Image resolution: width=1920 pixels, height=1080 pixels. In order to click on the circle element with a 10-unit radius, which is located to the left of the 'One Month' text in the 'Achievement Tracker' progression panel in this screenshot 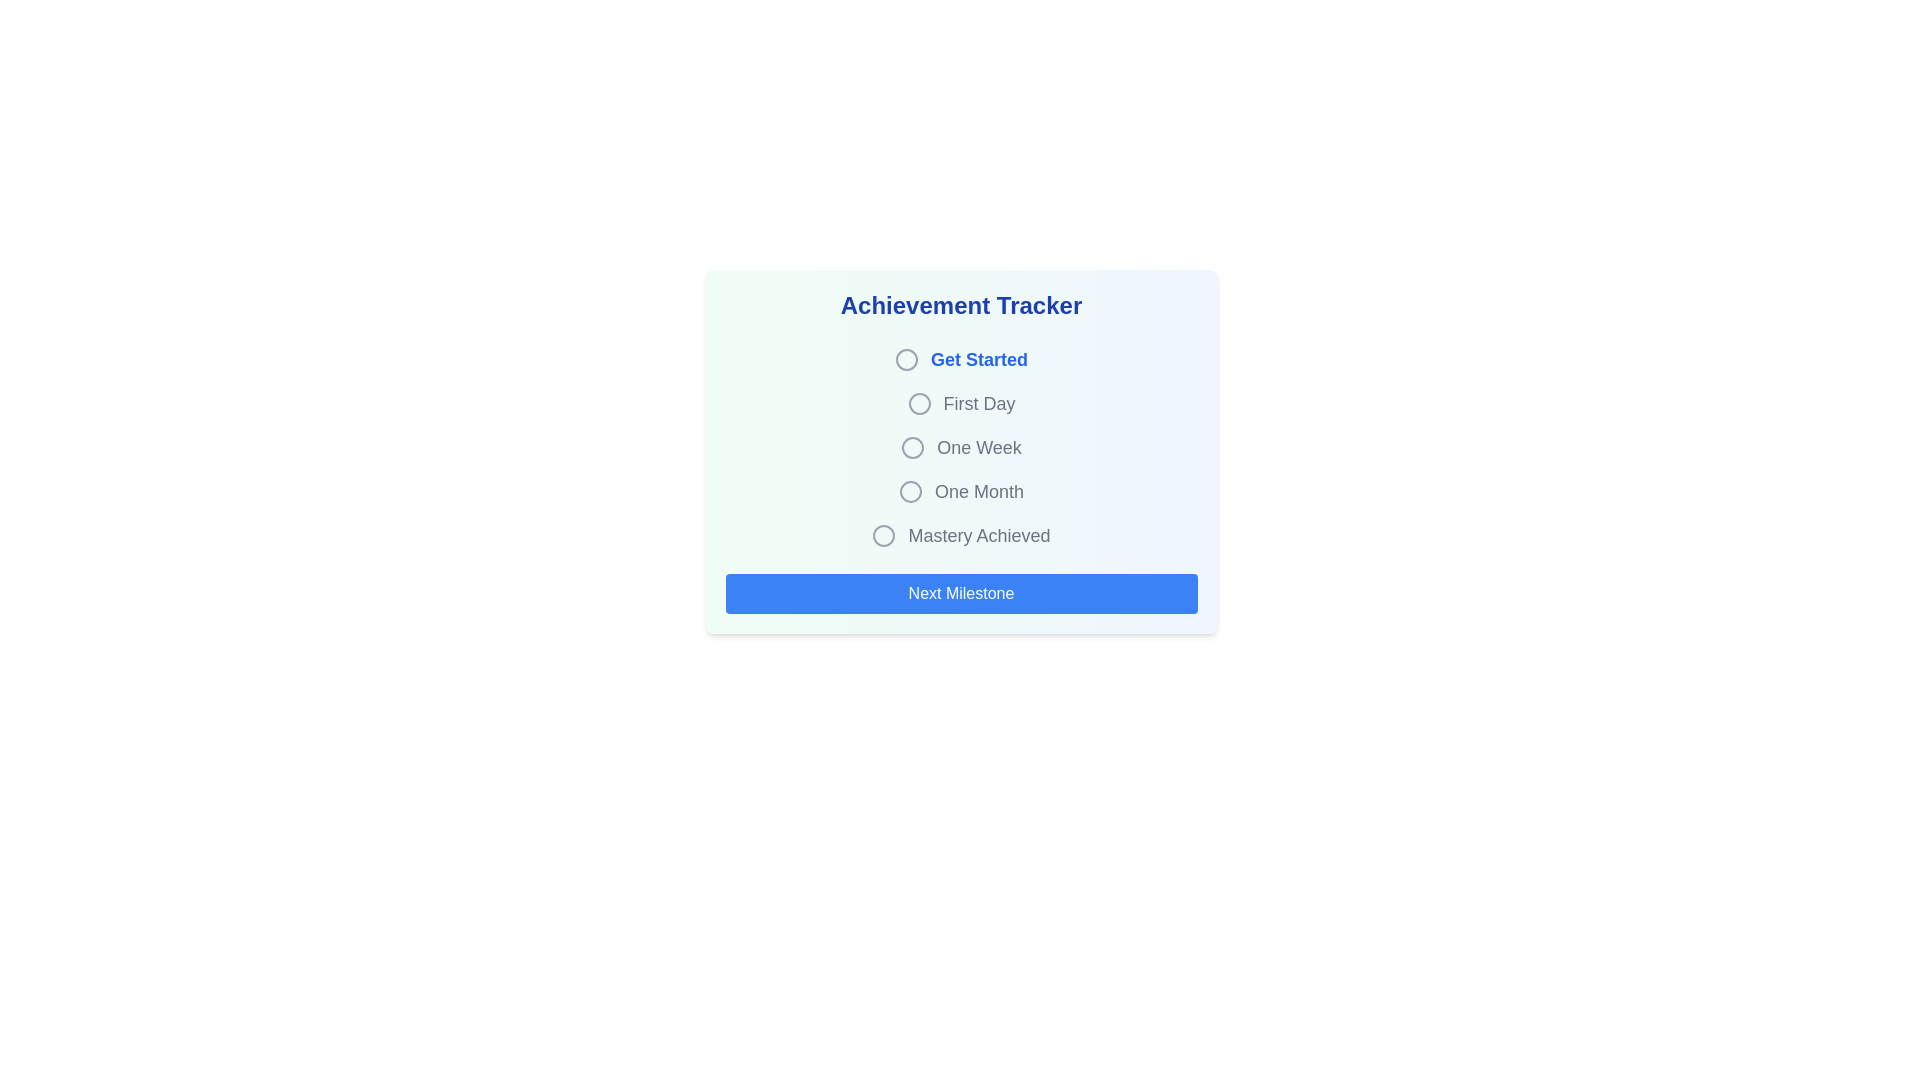, I will do `click(910, 492)`.